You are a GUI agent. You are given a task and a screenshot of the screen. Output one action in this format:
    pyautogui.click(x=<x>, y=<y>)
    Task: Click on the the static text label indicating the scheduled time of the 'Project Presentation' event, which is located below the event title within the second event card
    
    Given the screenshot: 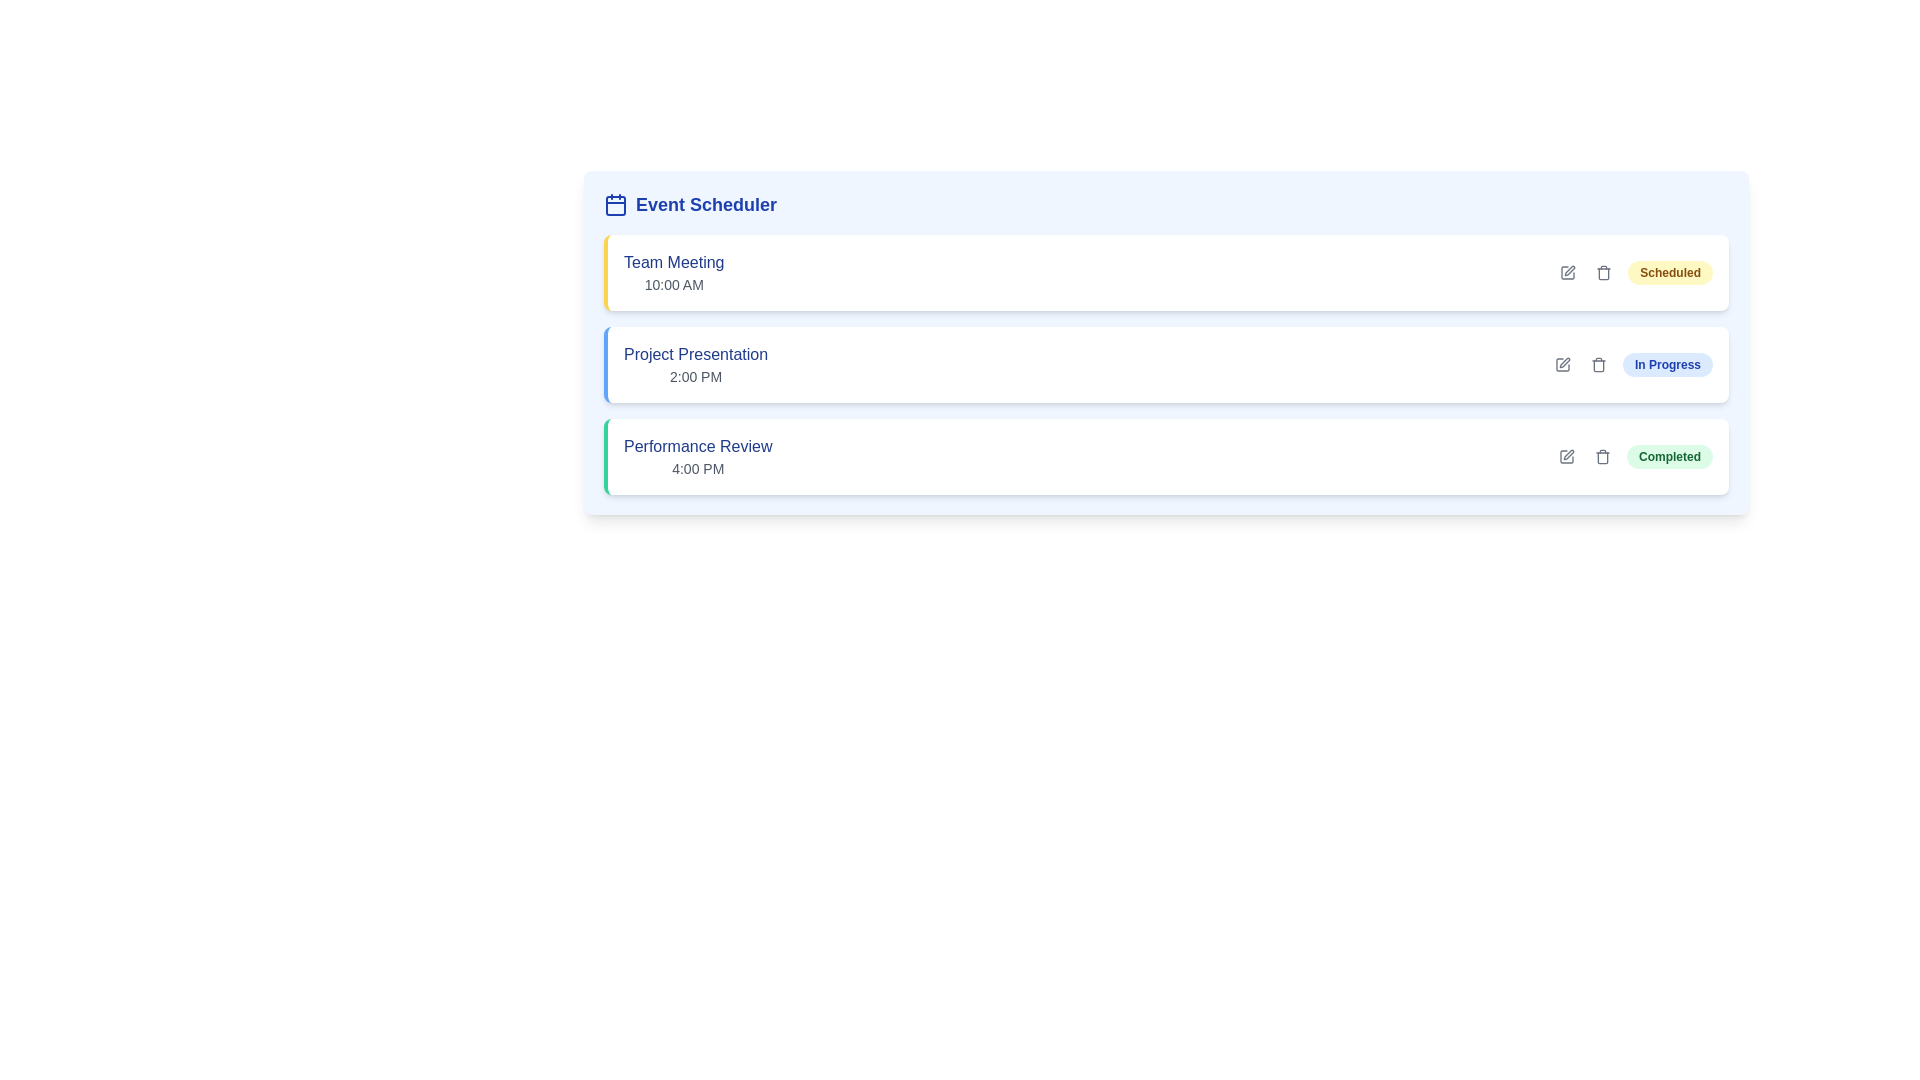 What is the action you would take?
    pyautogui.click(x=696, y=377)
    